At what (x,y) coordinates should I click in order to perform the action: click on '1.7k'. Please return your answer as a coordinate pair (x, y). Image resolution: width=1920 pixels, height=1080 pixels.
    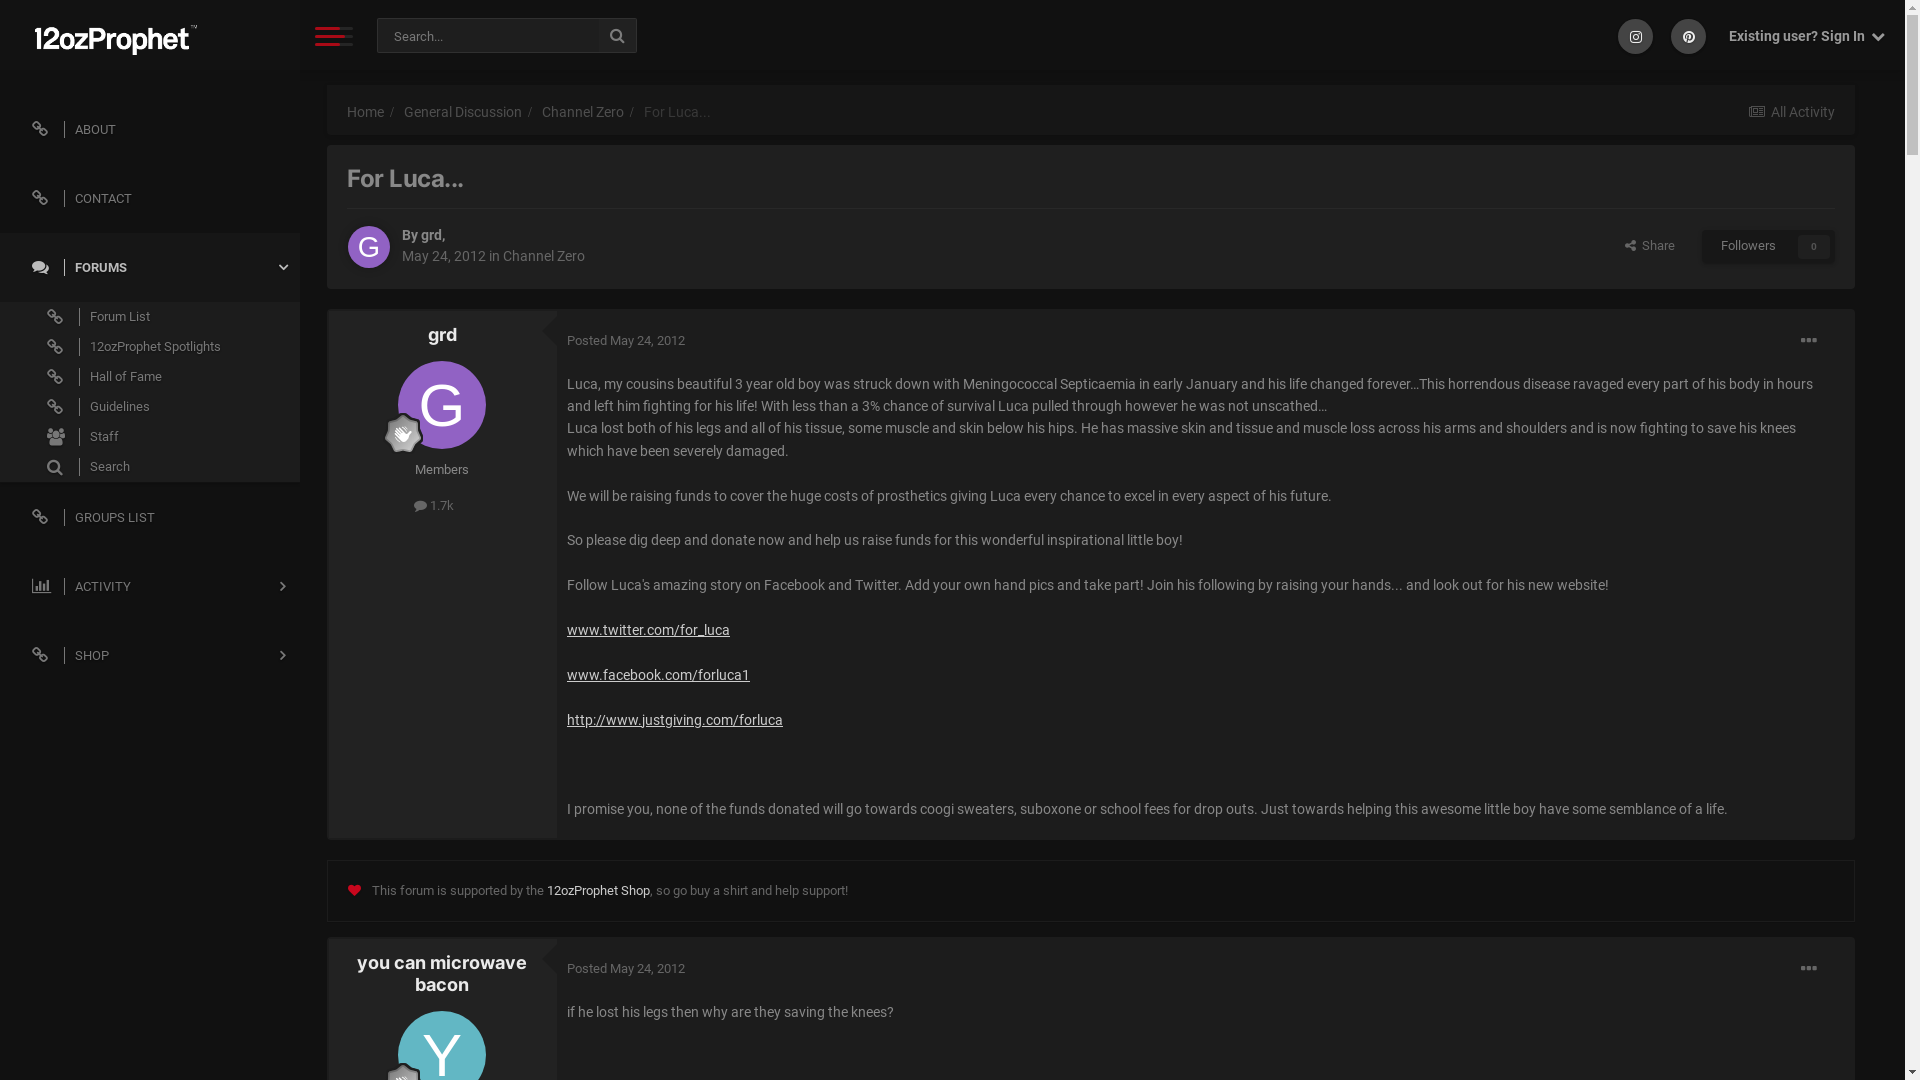
    Looking at the image, I should click on (432, 504).